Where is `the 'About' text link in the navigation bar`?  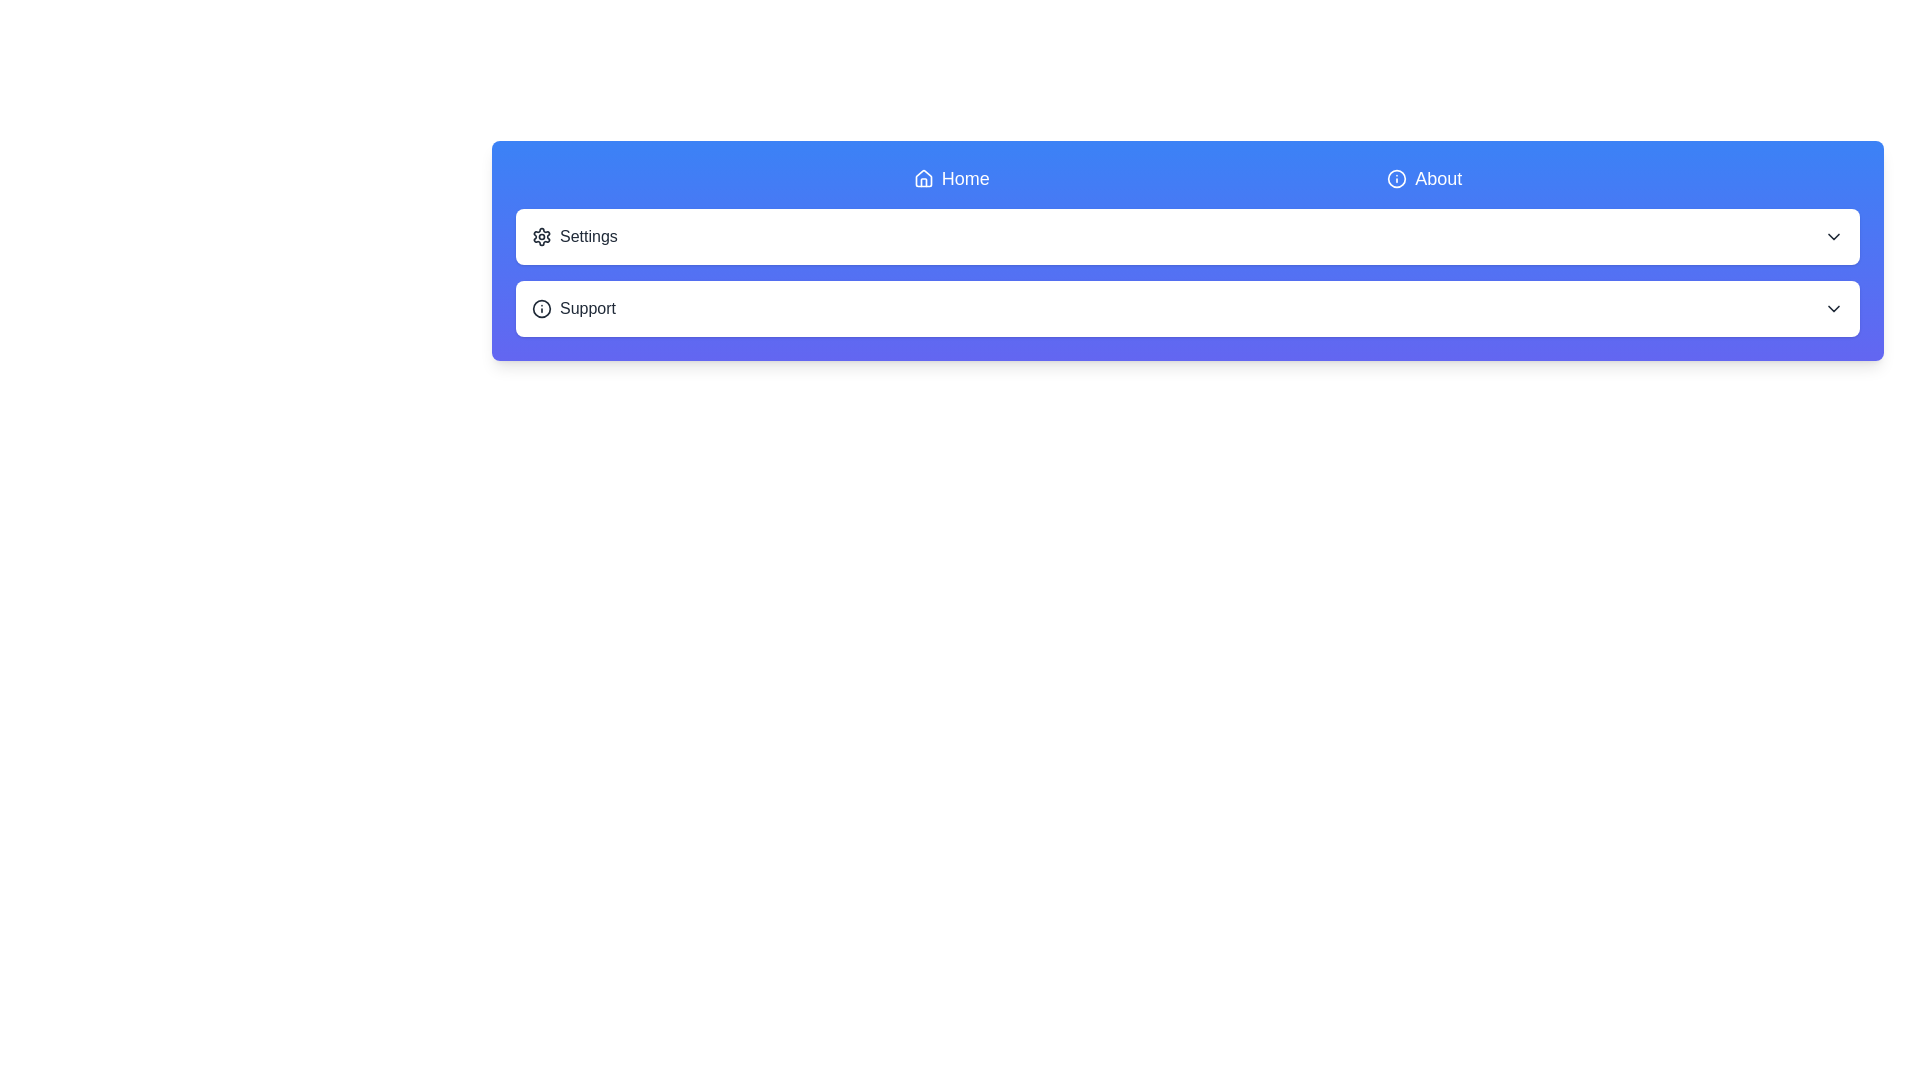
the 'About' text link in the navigation bar is located at coordinates (1437, 177).